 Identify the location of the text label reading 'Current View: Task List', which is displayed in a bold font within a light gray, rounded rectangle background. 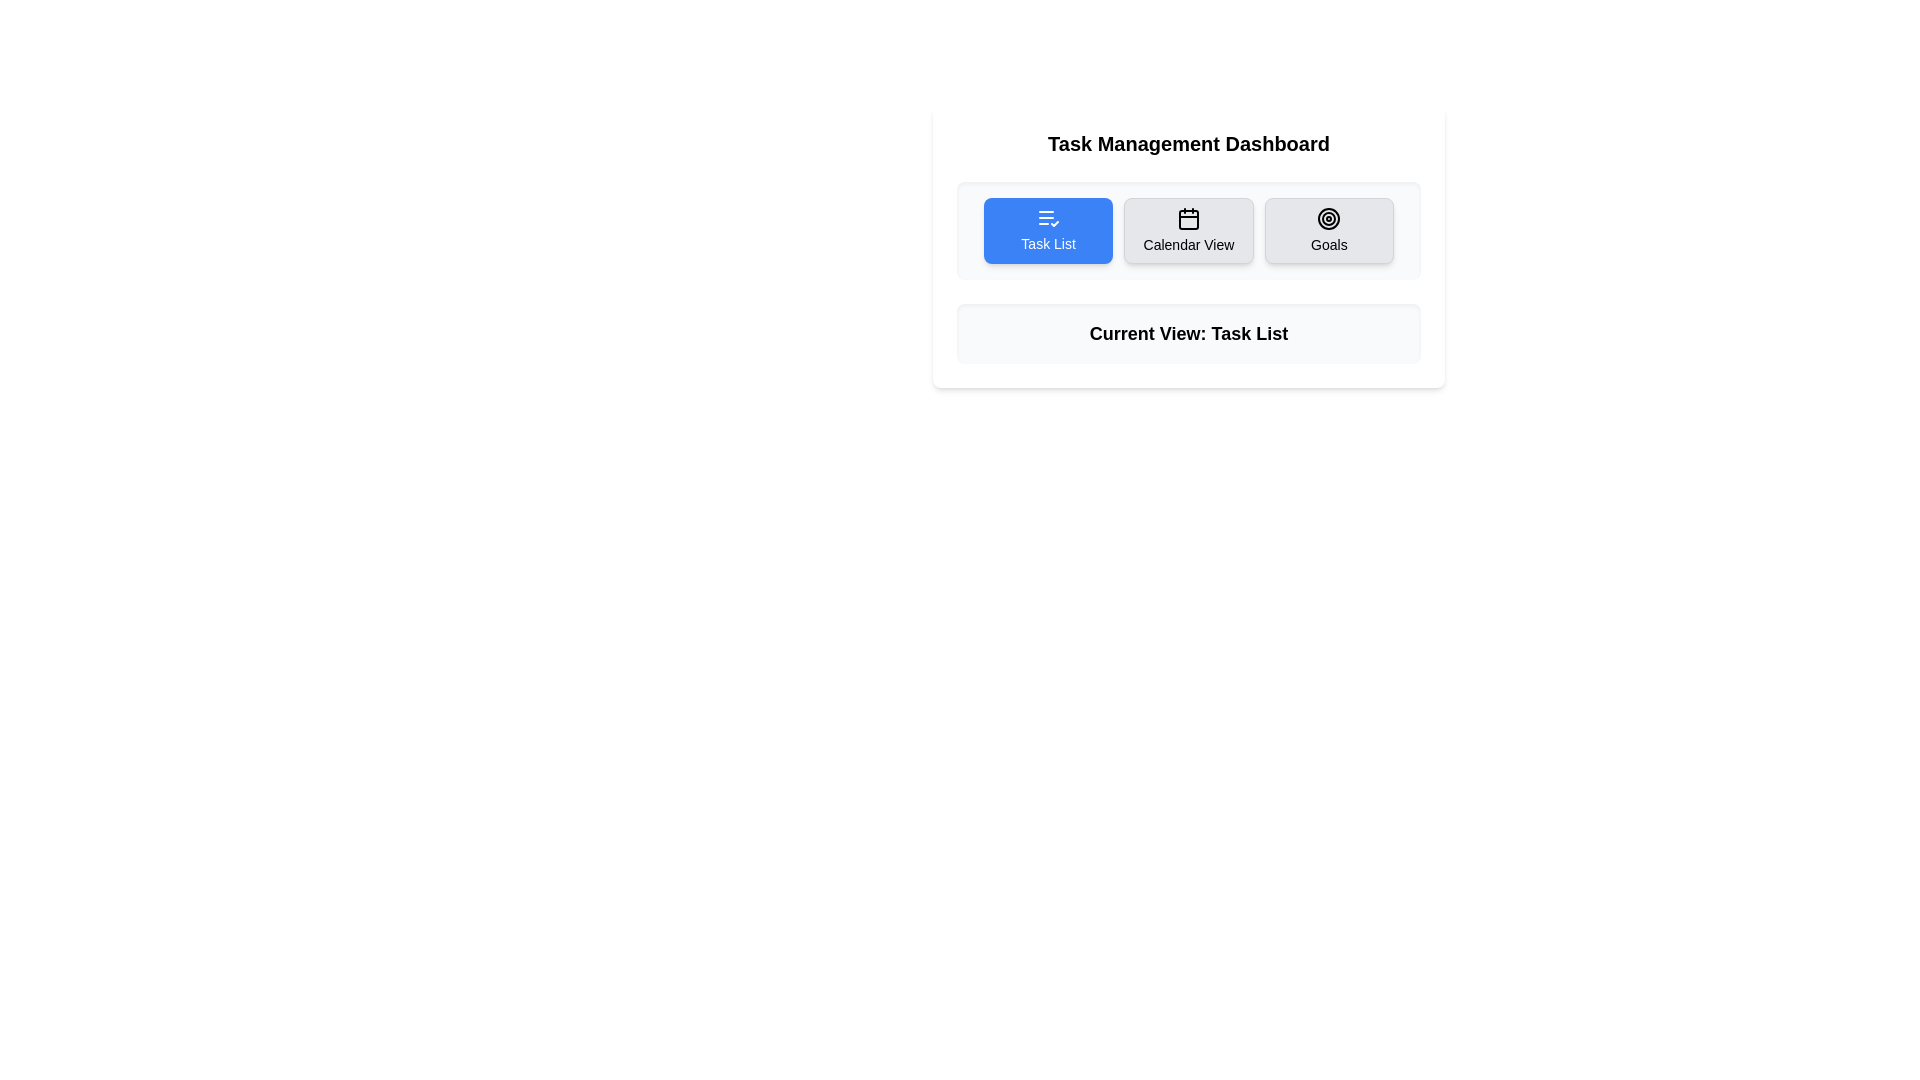
(1189, 333).